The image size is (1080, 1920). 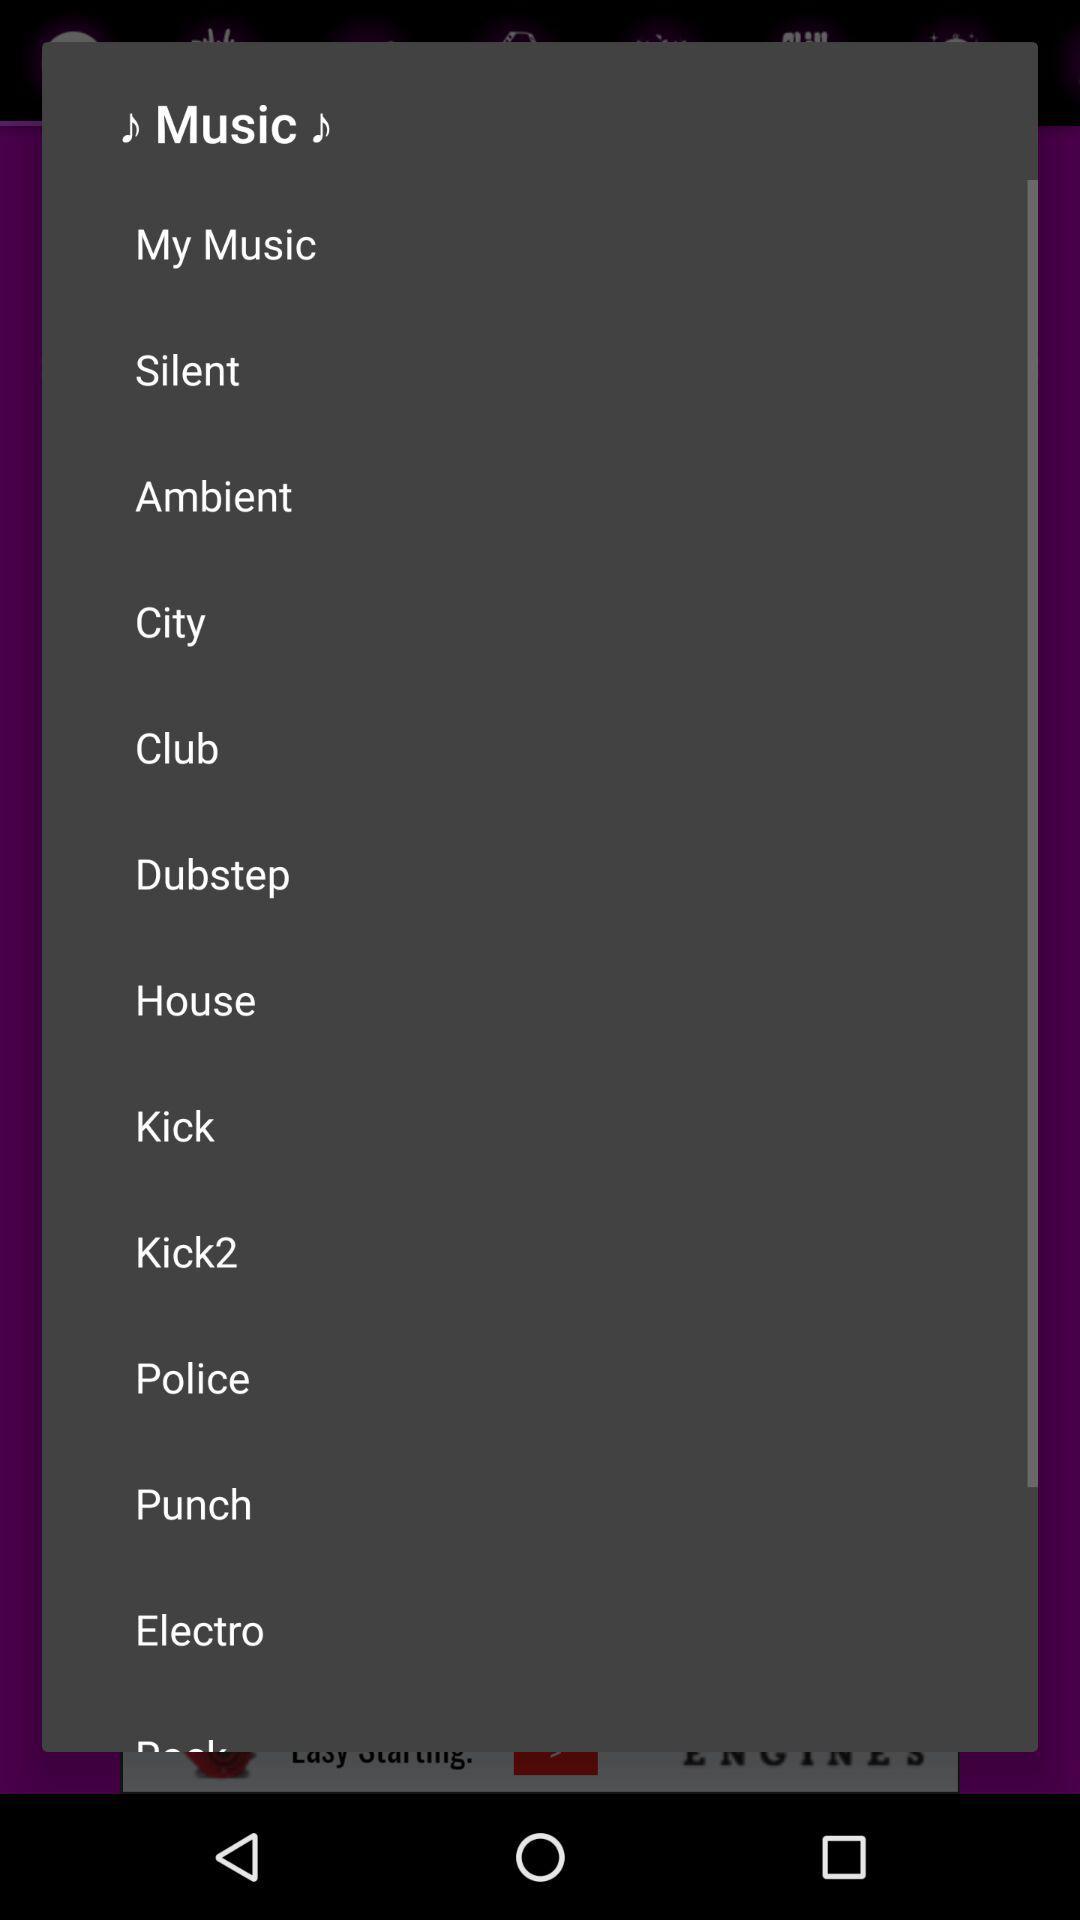 What do you see at coordinates (540, 1502) in the screenshot?
I see `the 		punch icon` at bounding box center [540, 1502].